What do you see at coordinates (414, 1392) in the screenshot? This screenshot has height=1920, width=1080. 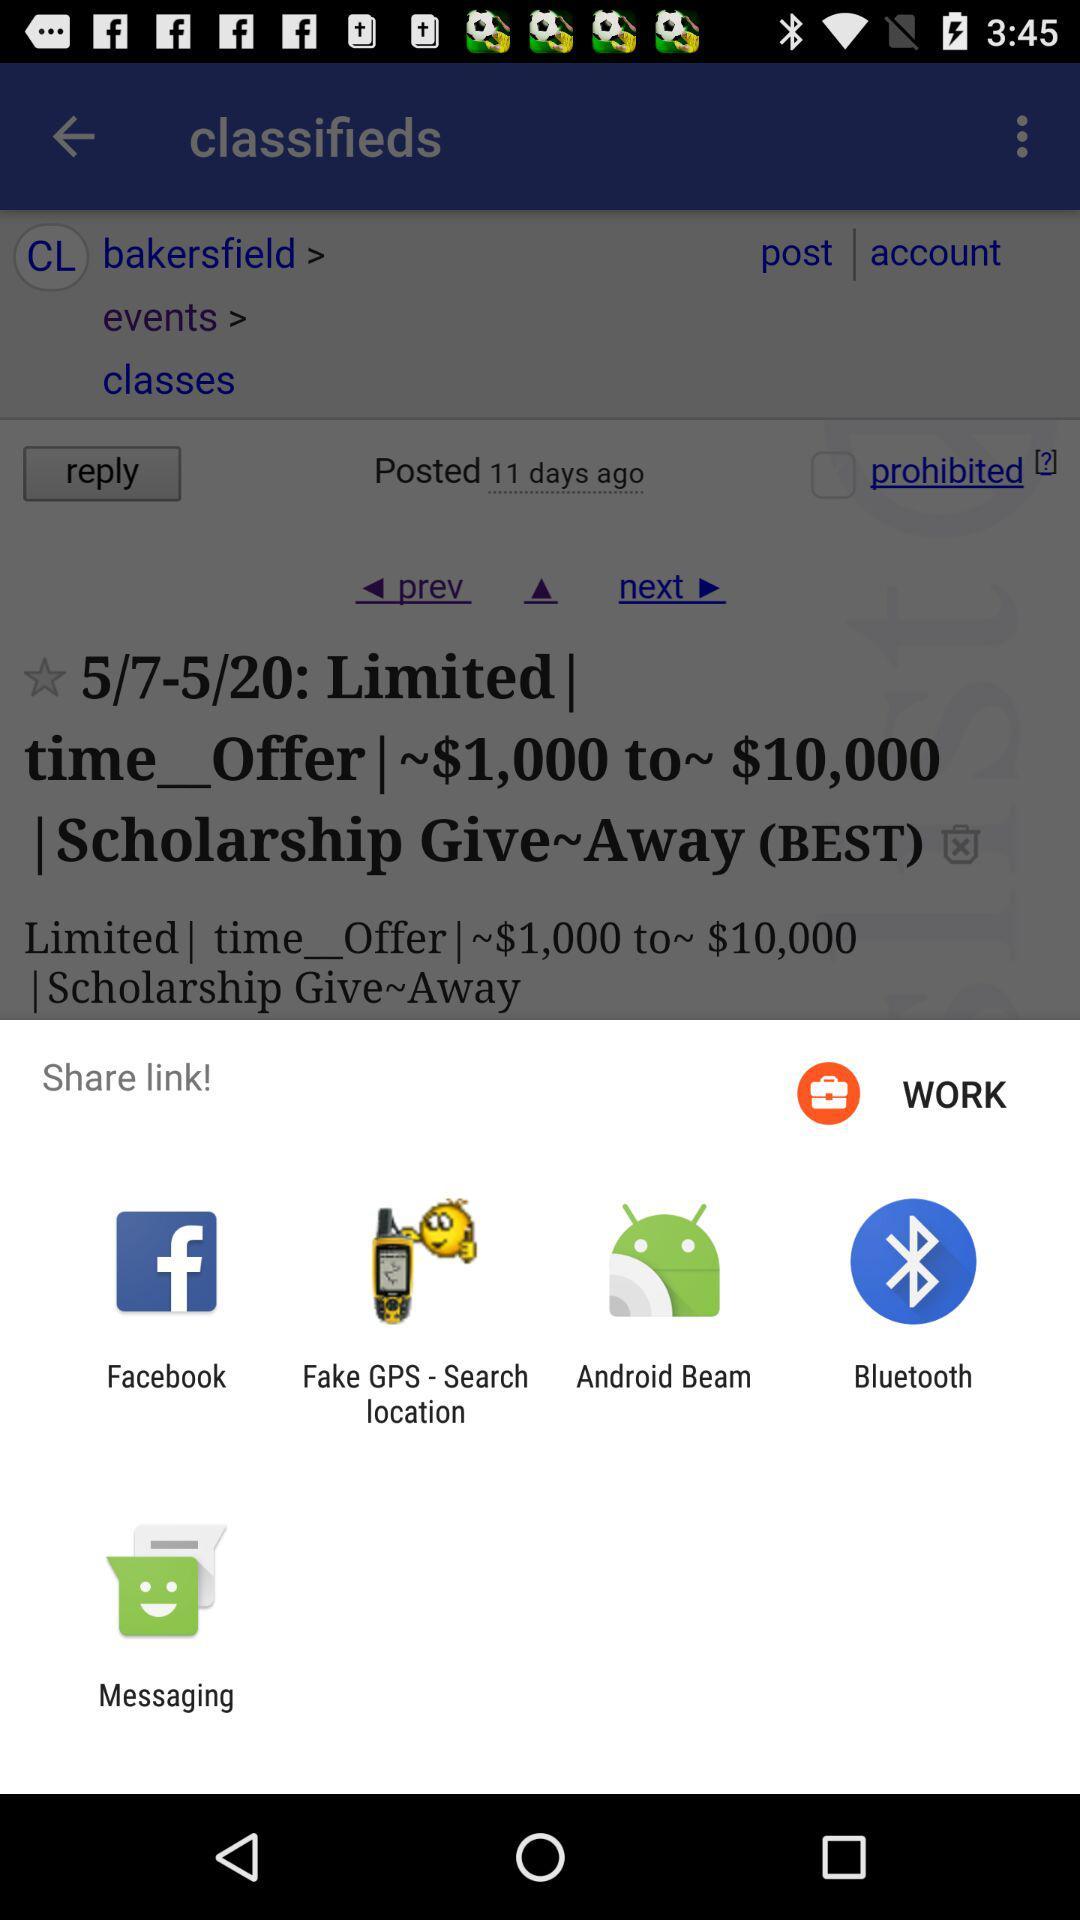 I see `the fake gps search icon` at bounding box center [414, 1392].